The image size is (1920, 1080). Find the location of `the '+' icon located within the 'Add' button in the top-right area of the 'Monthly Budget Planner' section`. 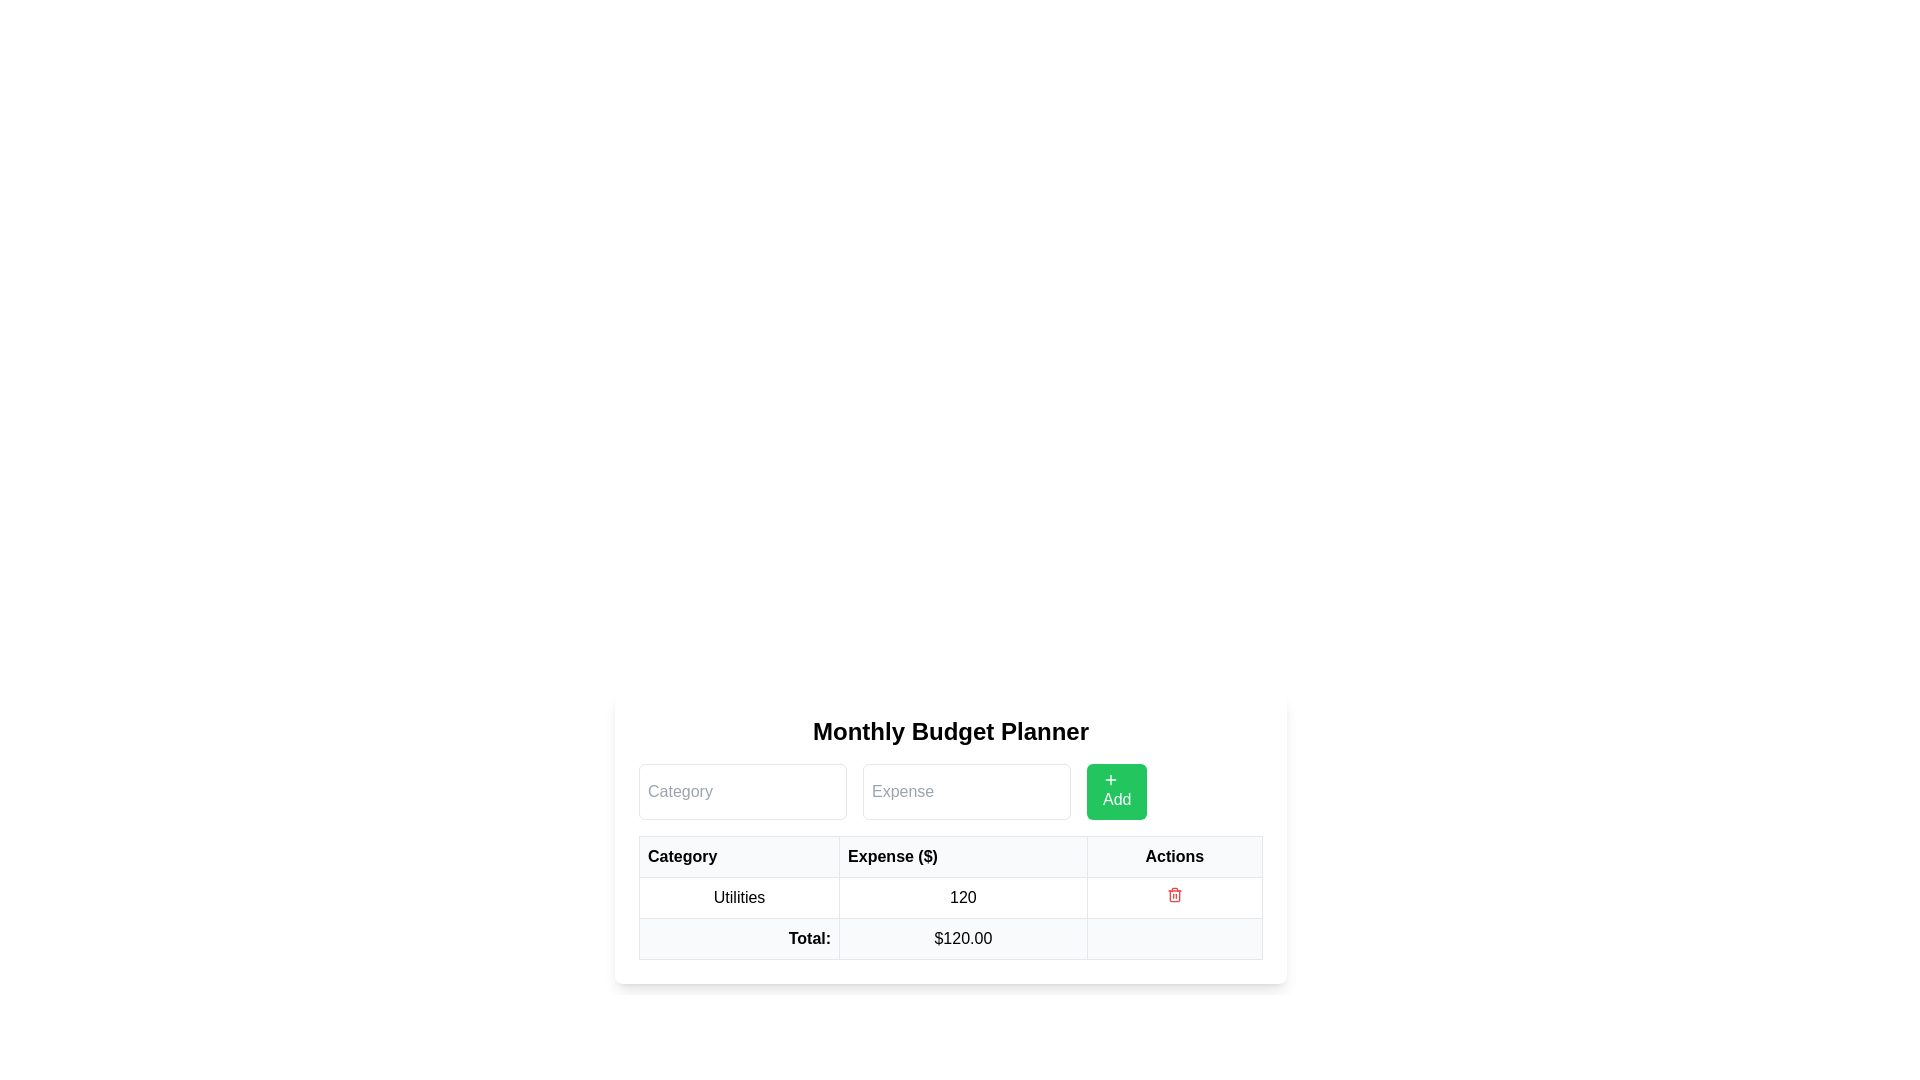

the '+' icon located within the 'Add' button in the top-right area of the 'Monthly Budget Planner' section is located at coordinates (1109, 778).